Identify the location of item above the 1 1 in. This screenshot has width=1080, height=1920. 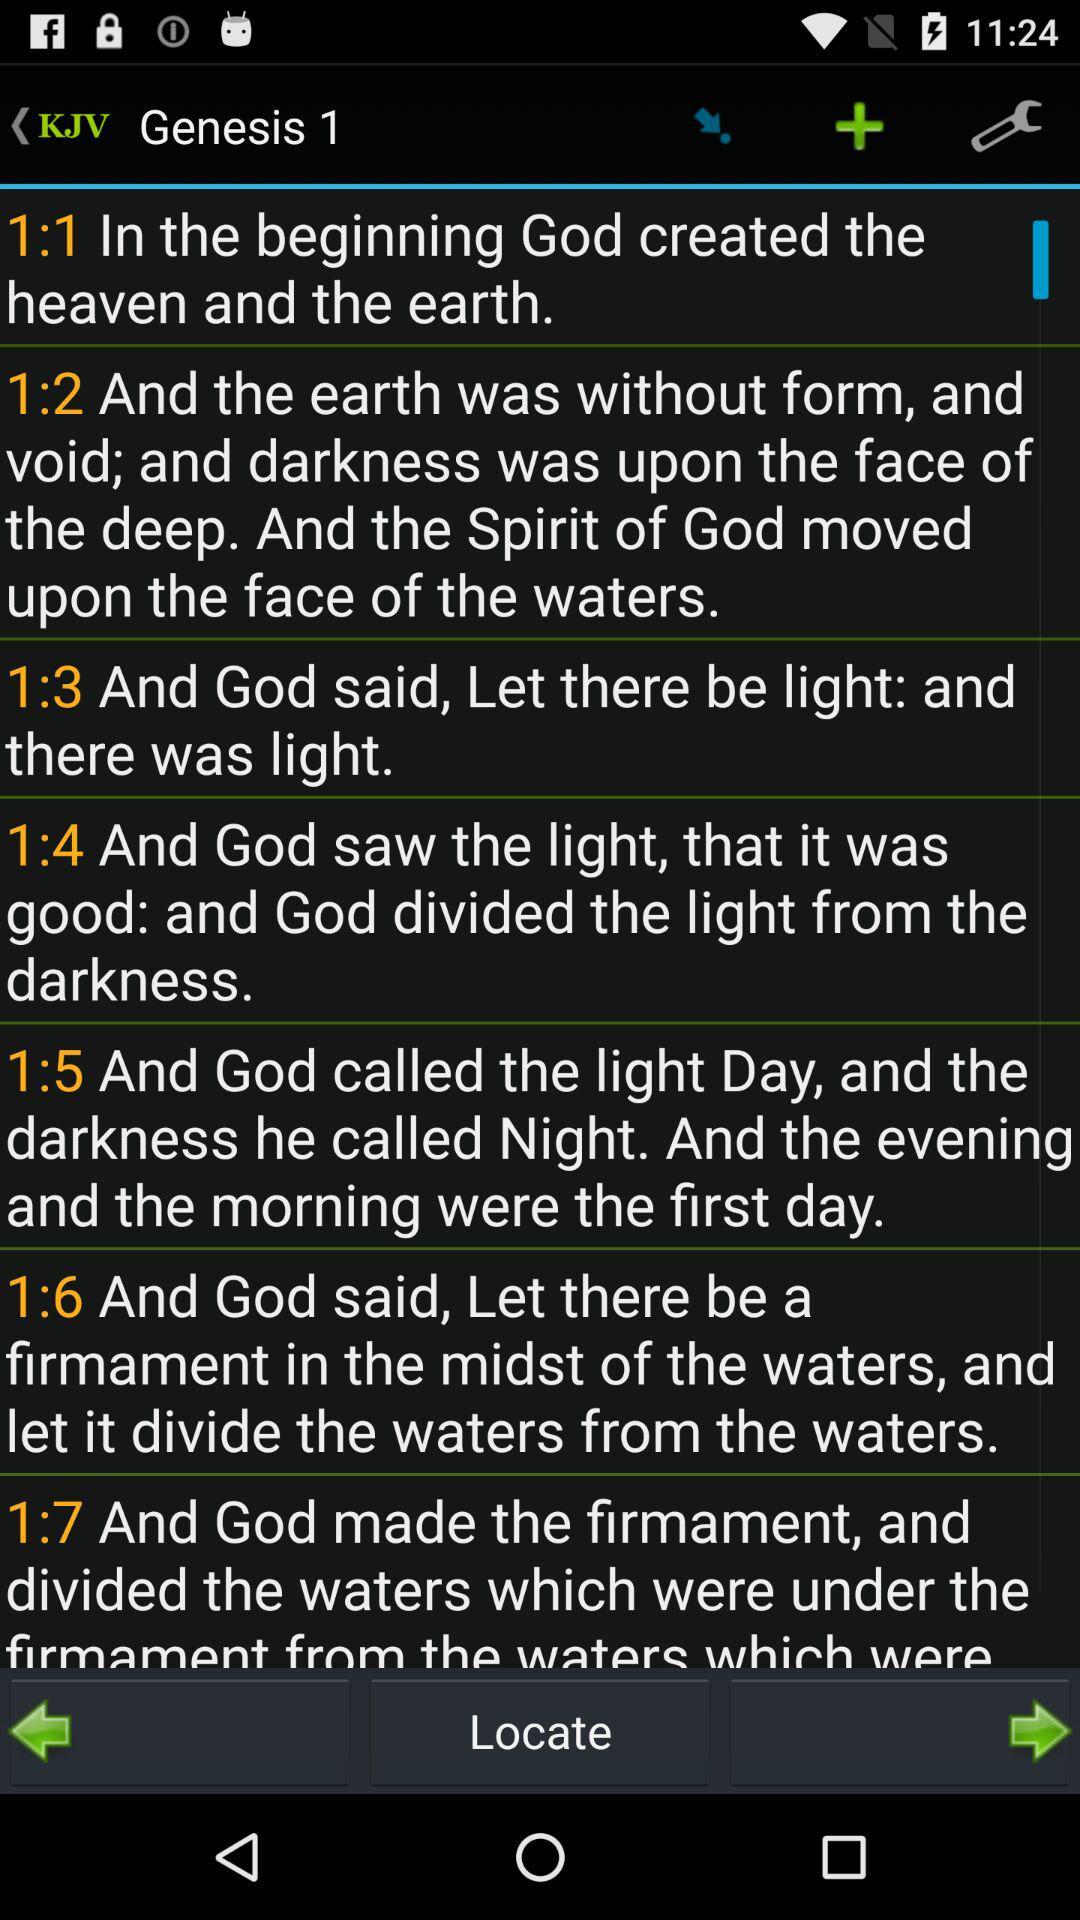
(858, 124).